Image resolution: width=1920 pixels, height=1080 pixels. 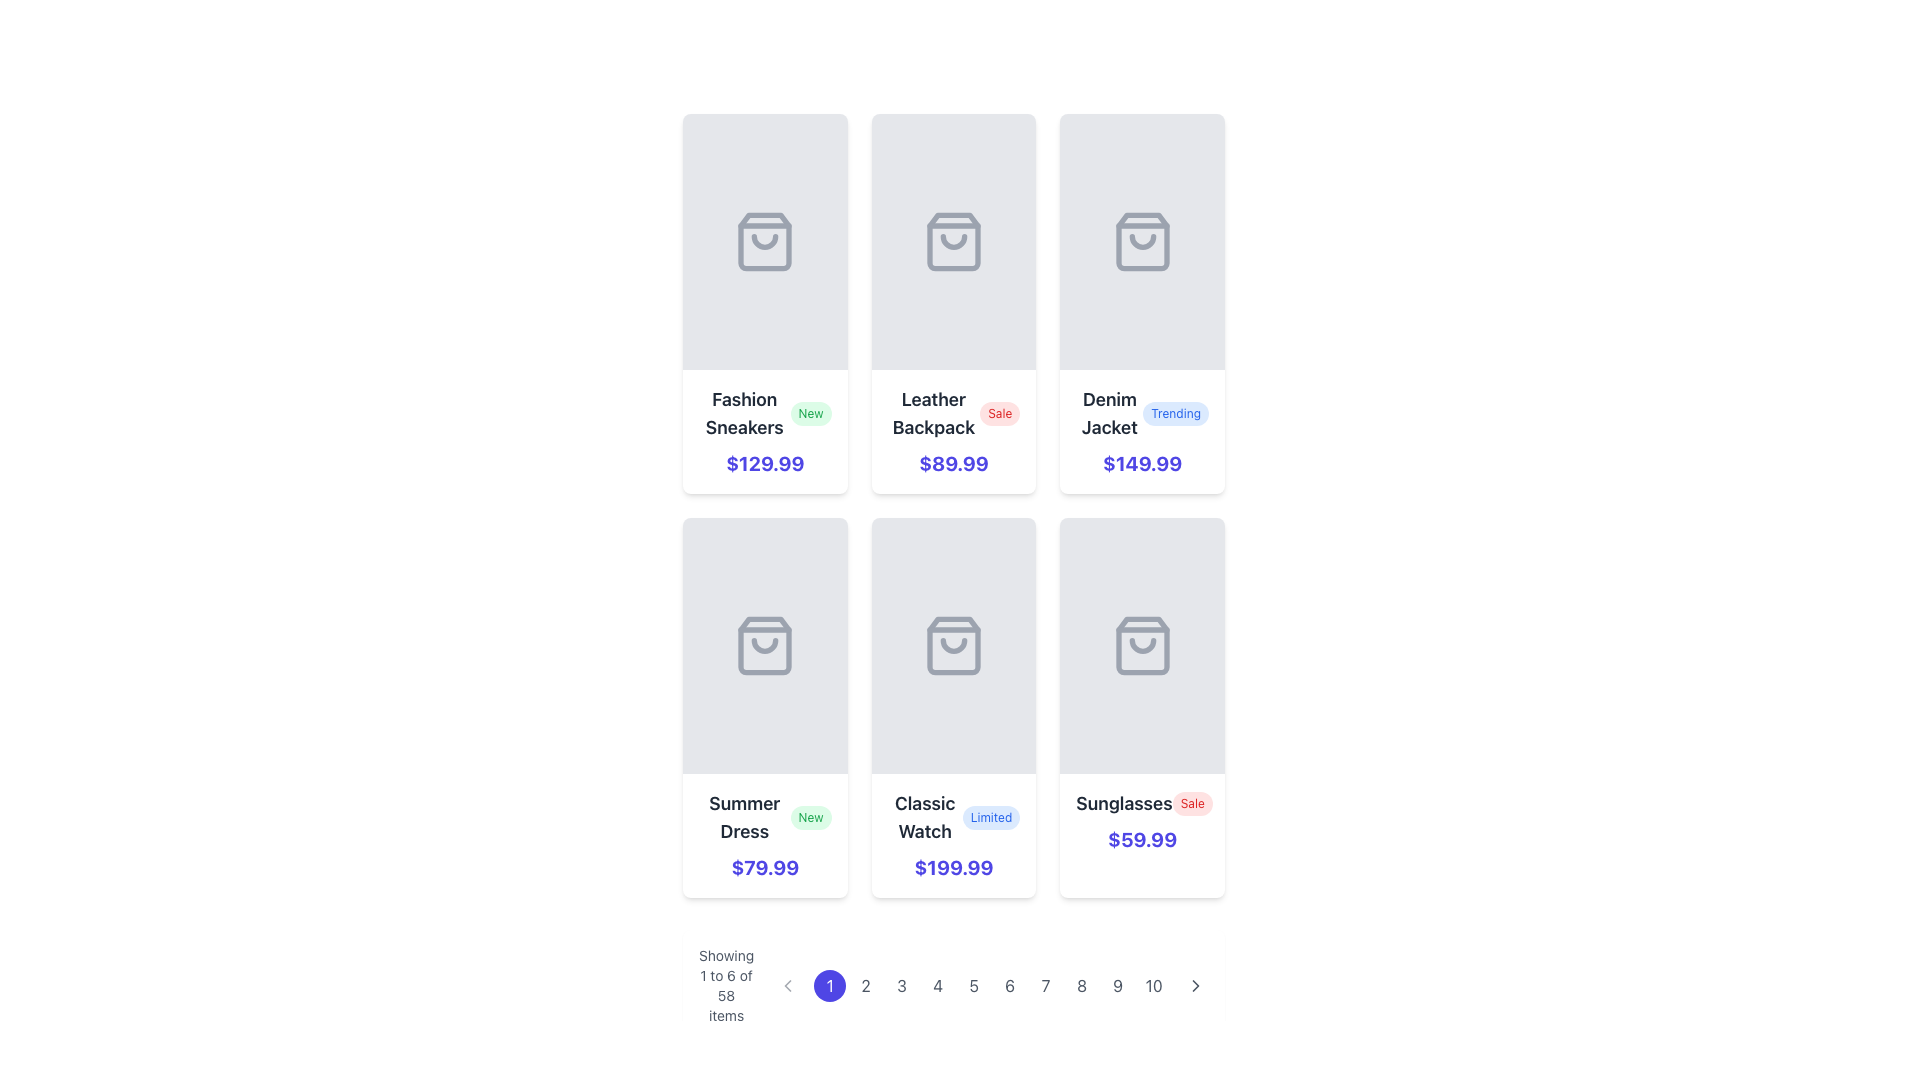 What do you see at coordinates (1010, 985) in the screenshot?
I see `the circular button with the number '6' in dark gray text` at bounding box center [1010, 985].